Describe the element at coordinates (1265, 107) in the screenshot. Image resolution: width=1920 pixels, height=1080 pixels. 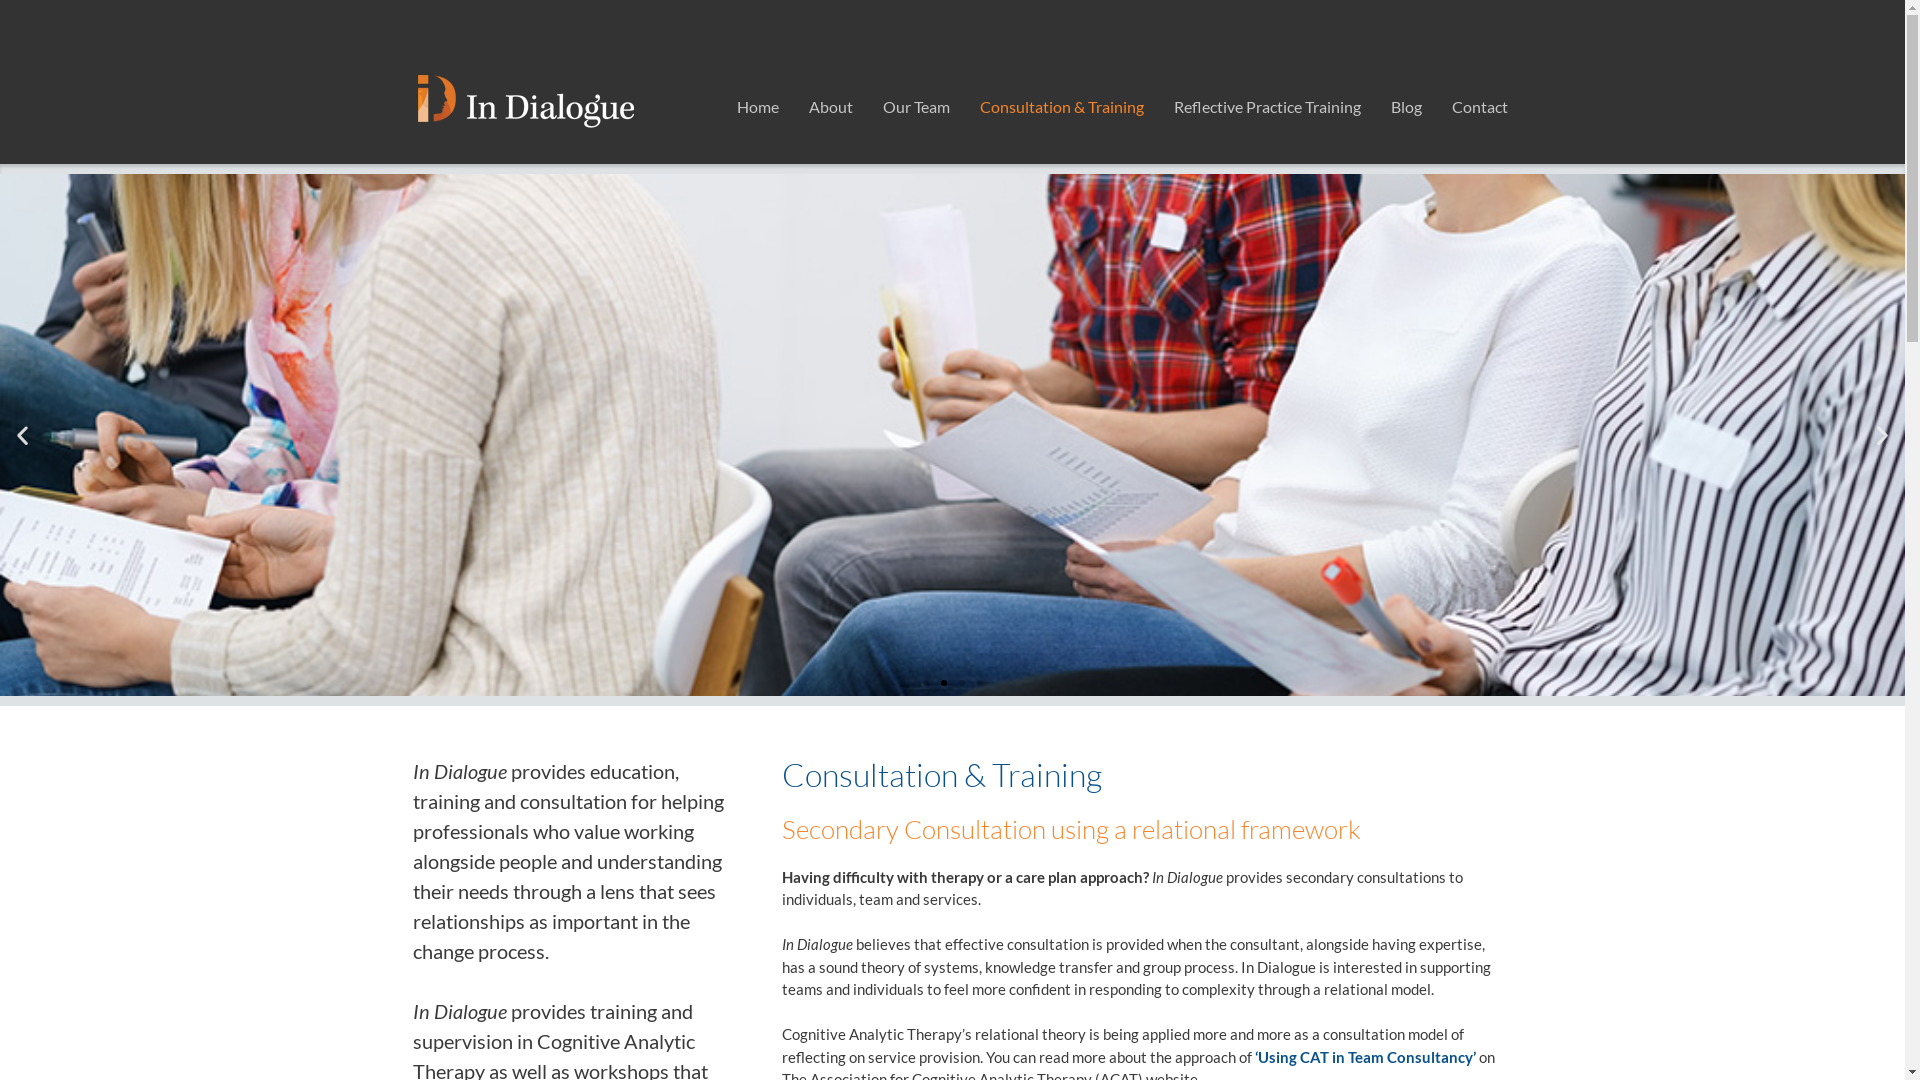
I see `'Reflective Practice Training'` at that location.